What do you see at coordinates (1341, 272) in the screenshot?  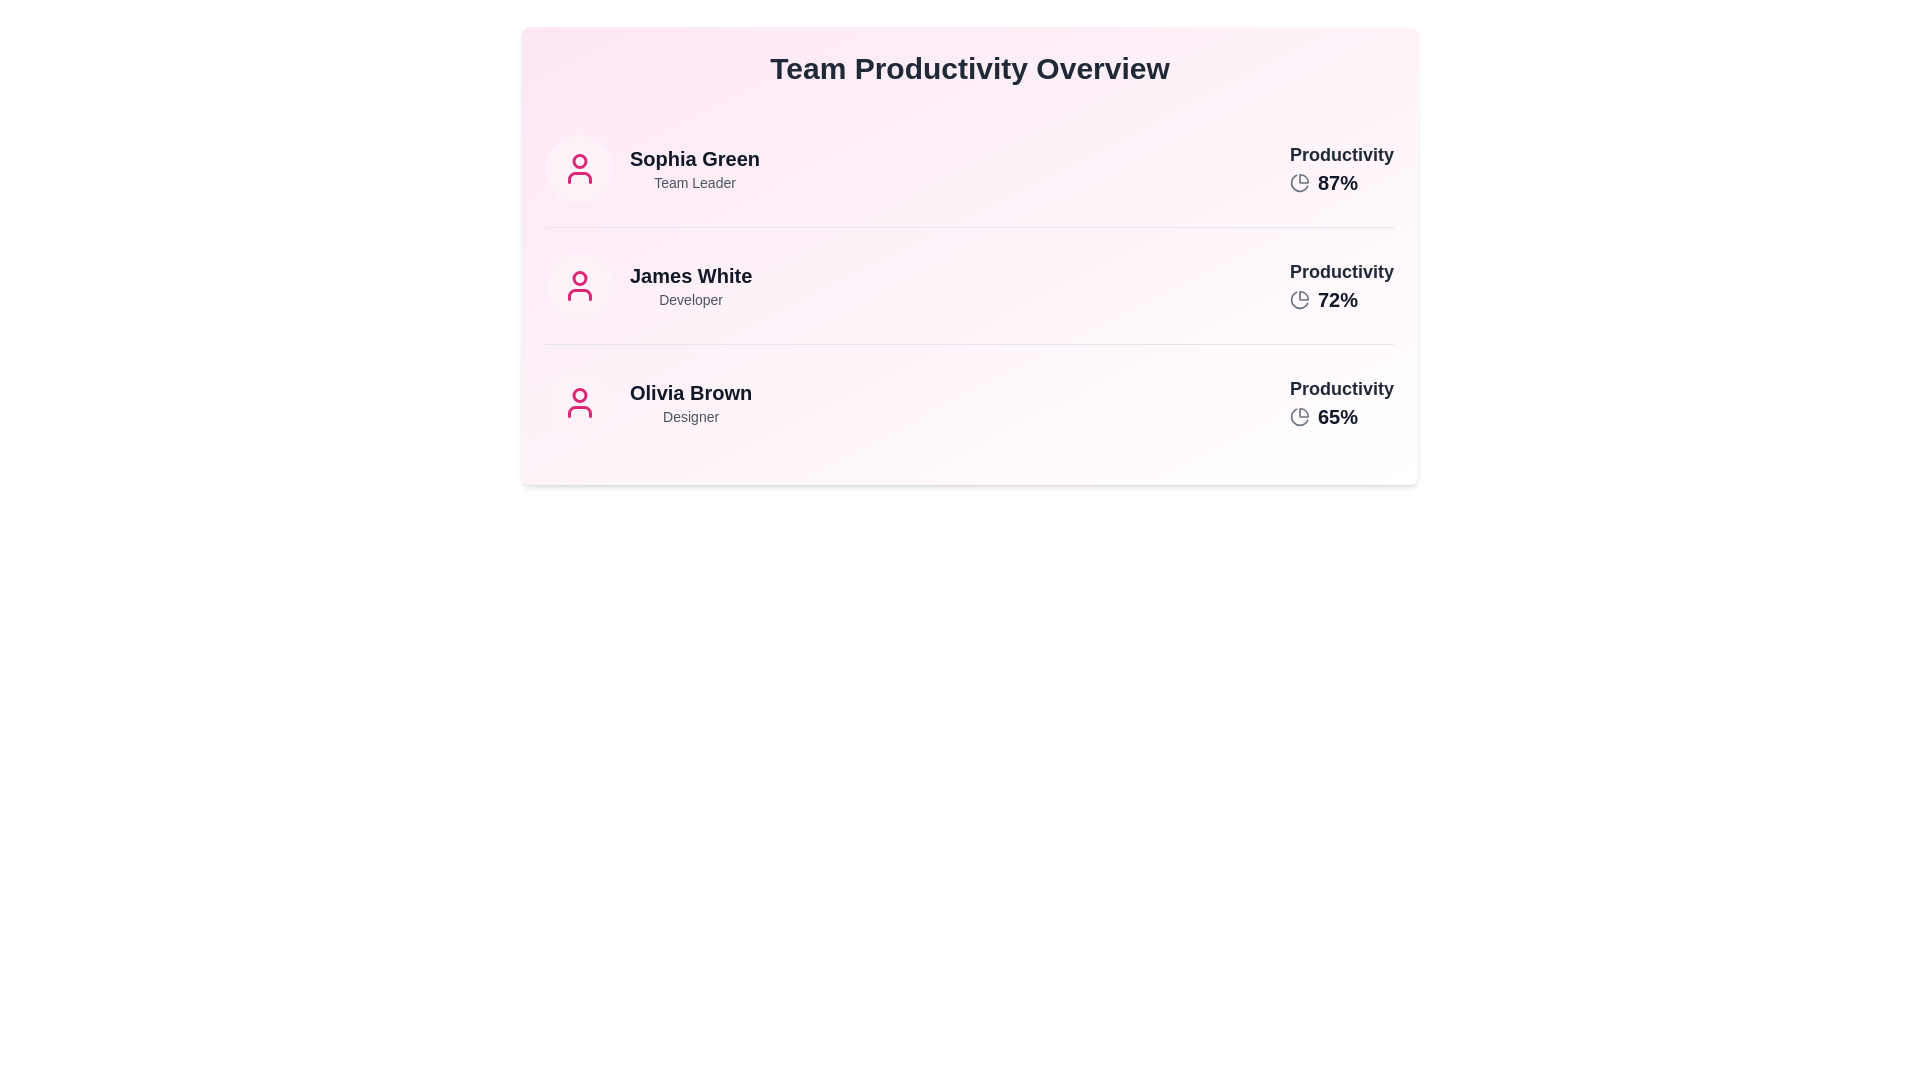 I see `the text label that describes the productivity metric for 'James White', located at the top of its group, aligned to the right near the center of the second card` at bounding box center [1341, 272].